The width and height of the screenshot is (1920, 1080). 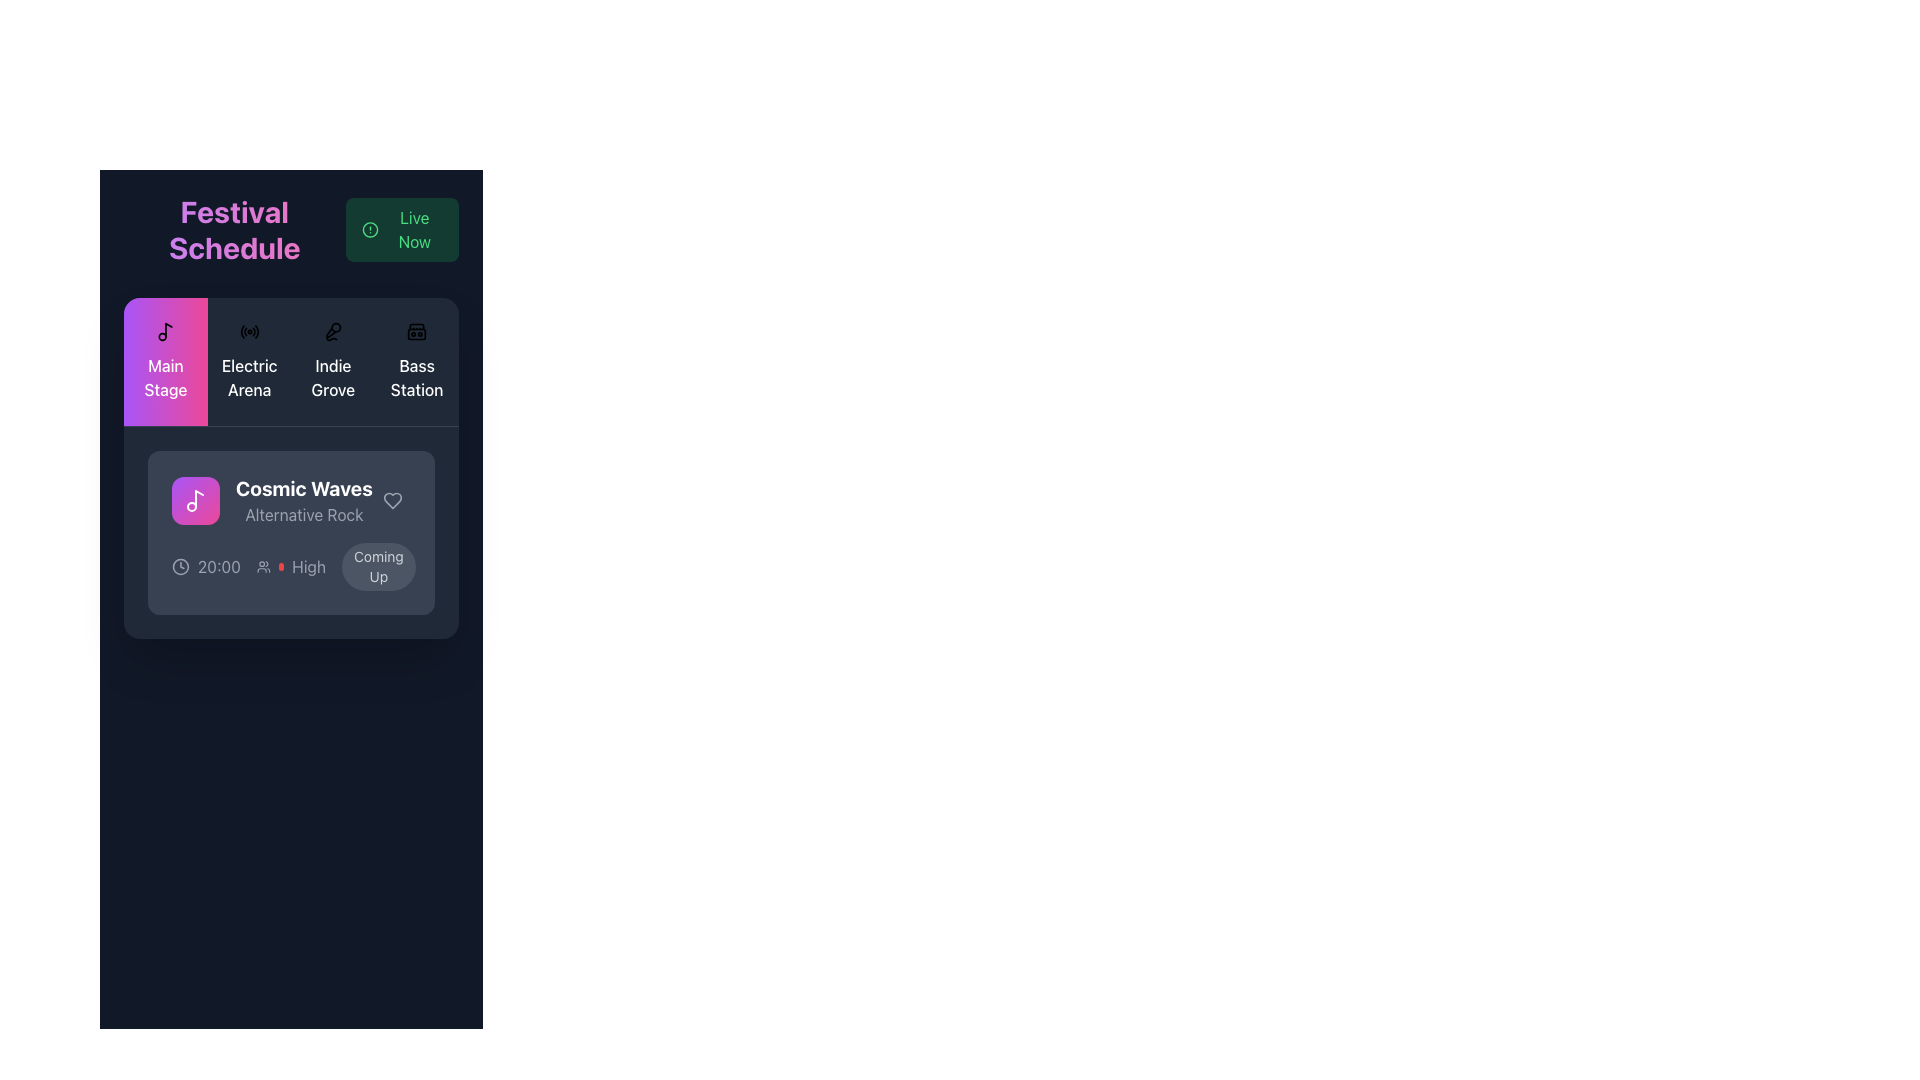 I want to click on the microphone icon located in the grid-like menu under the label 'Indie Grove', so click(x=333, y=330).